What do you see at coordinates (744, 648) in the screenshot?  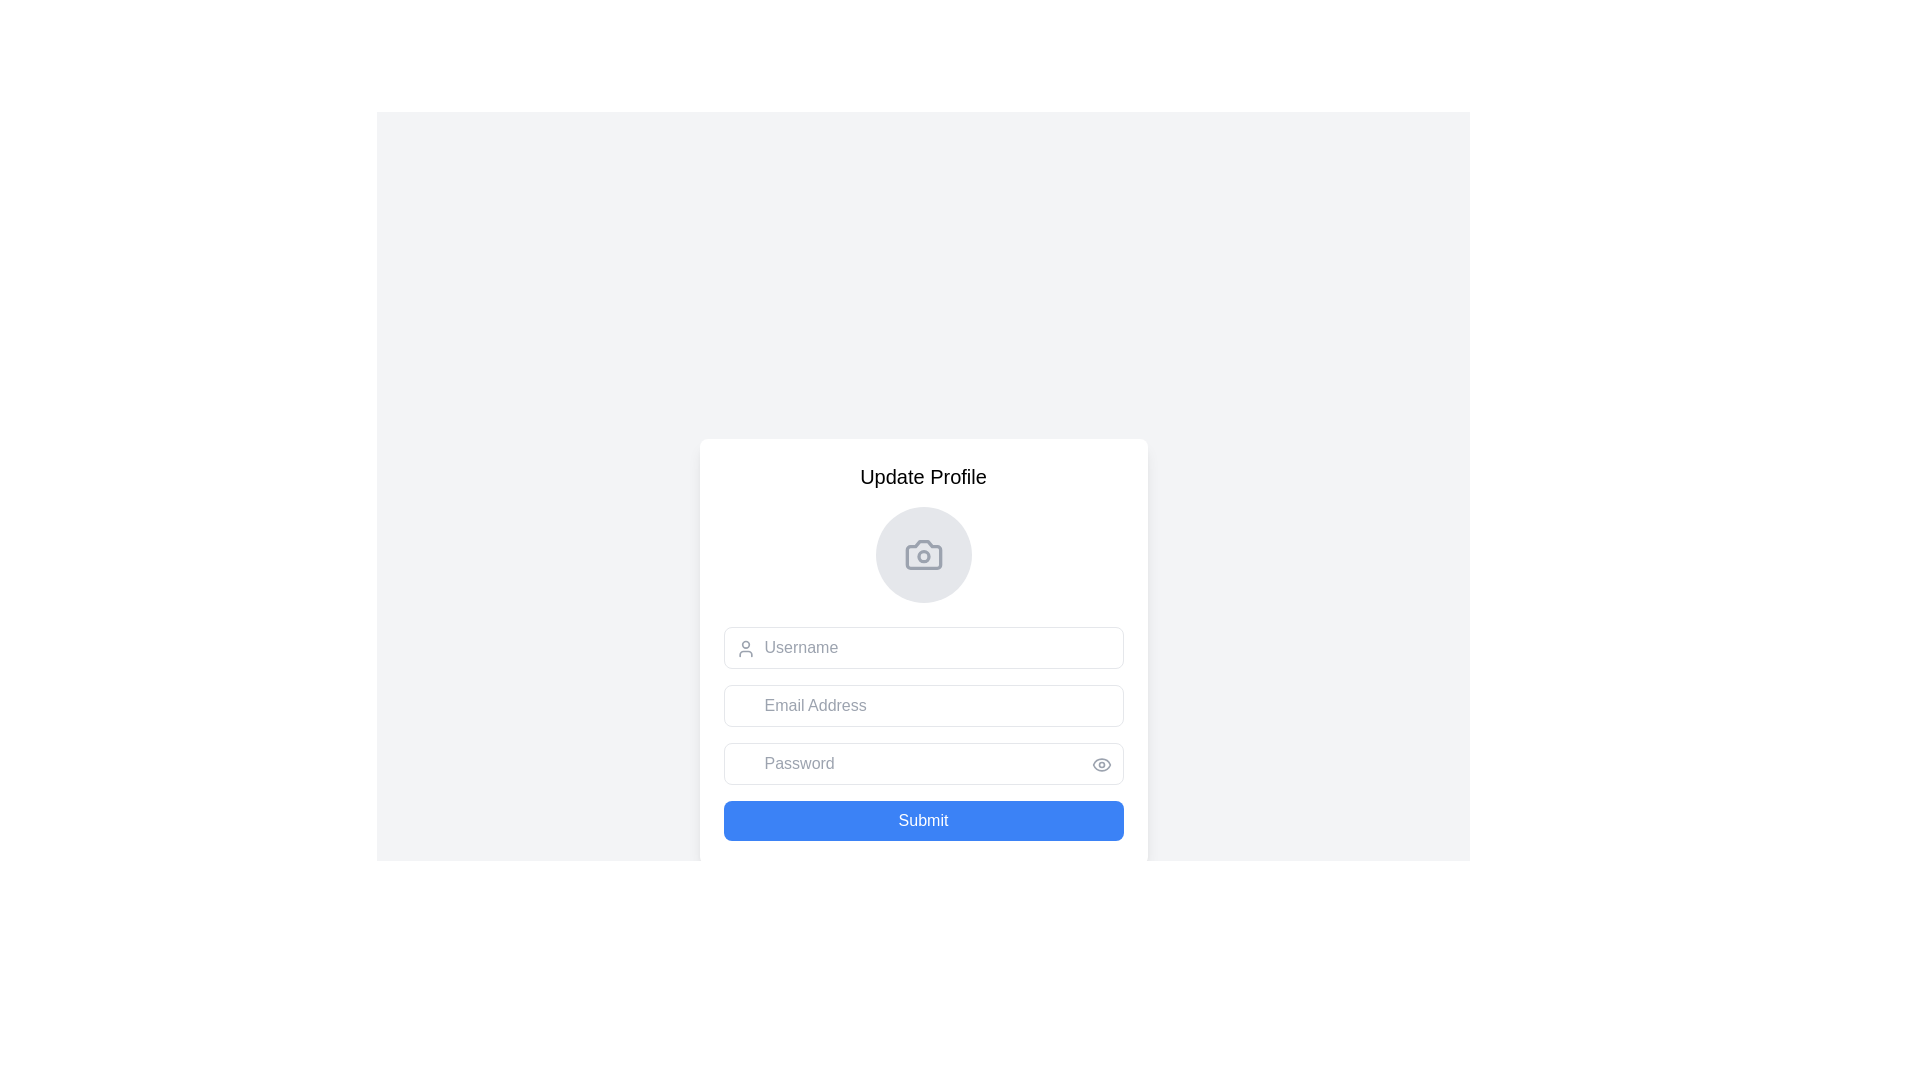 I see `the user icon located to the left of the 'Username' input field within the 'Update Profile' form` at bounding box center [744, 648].